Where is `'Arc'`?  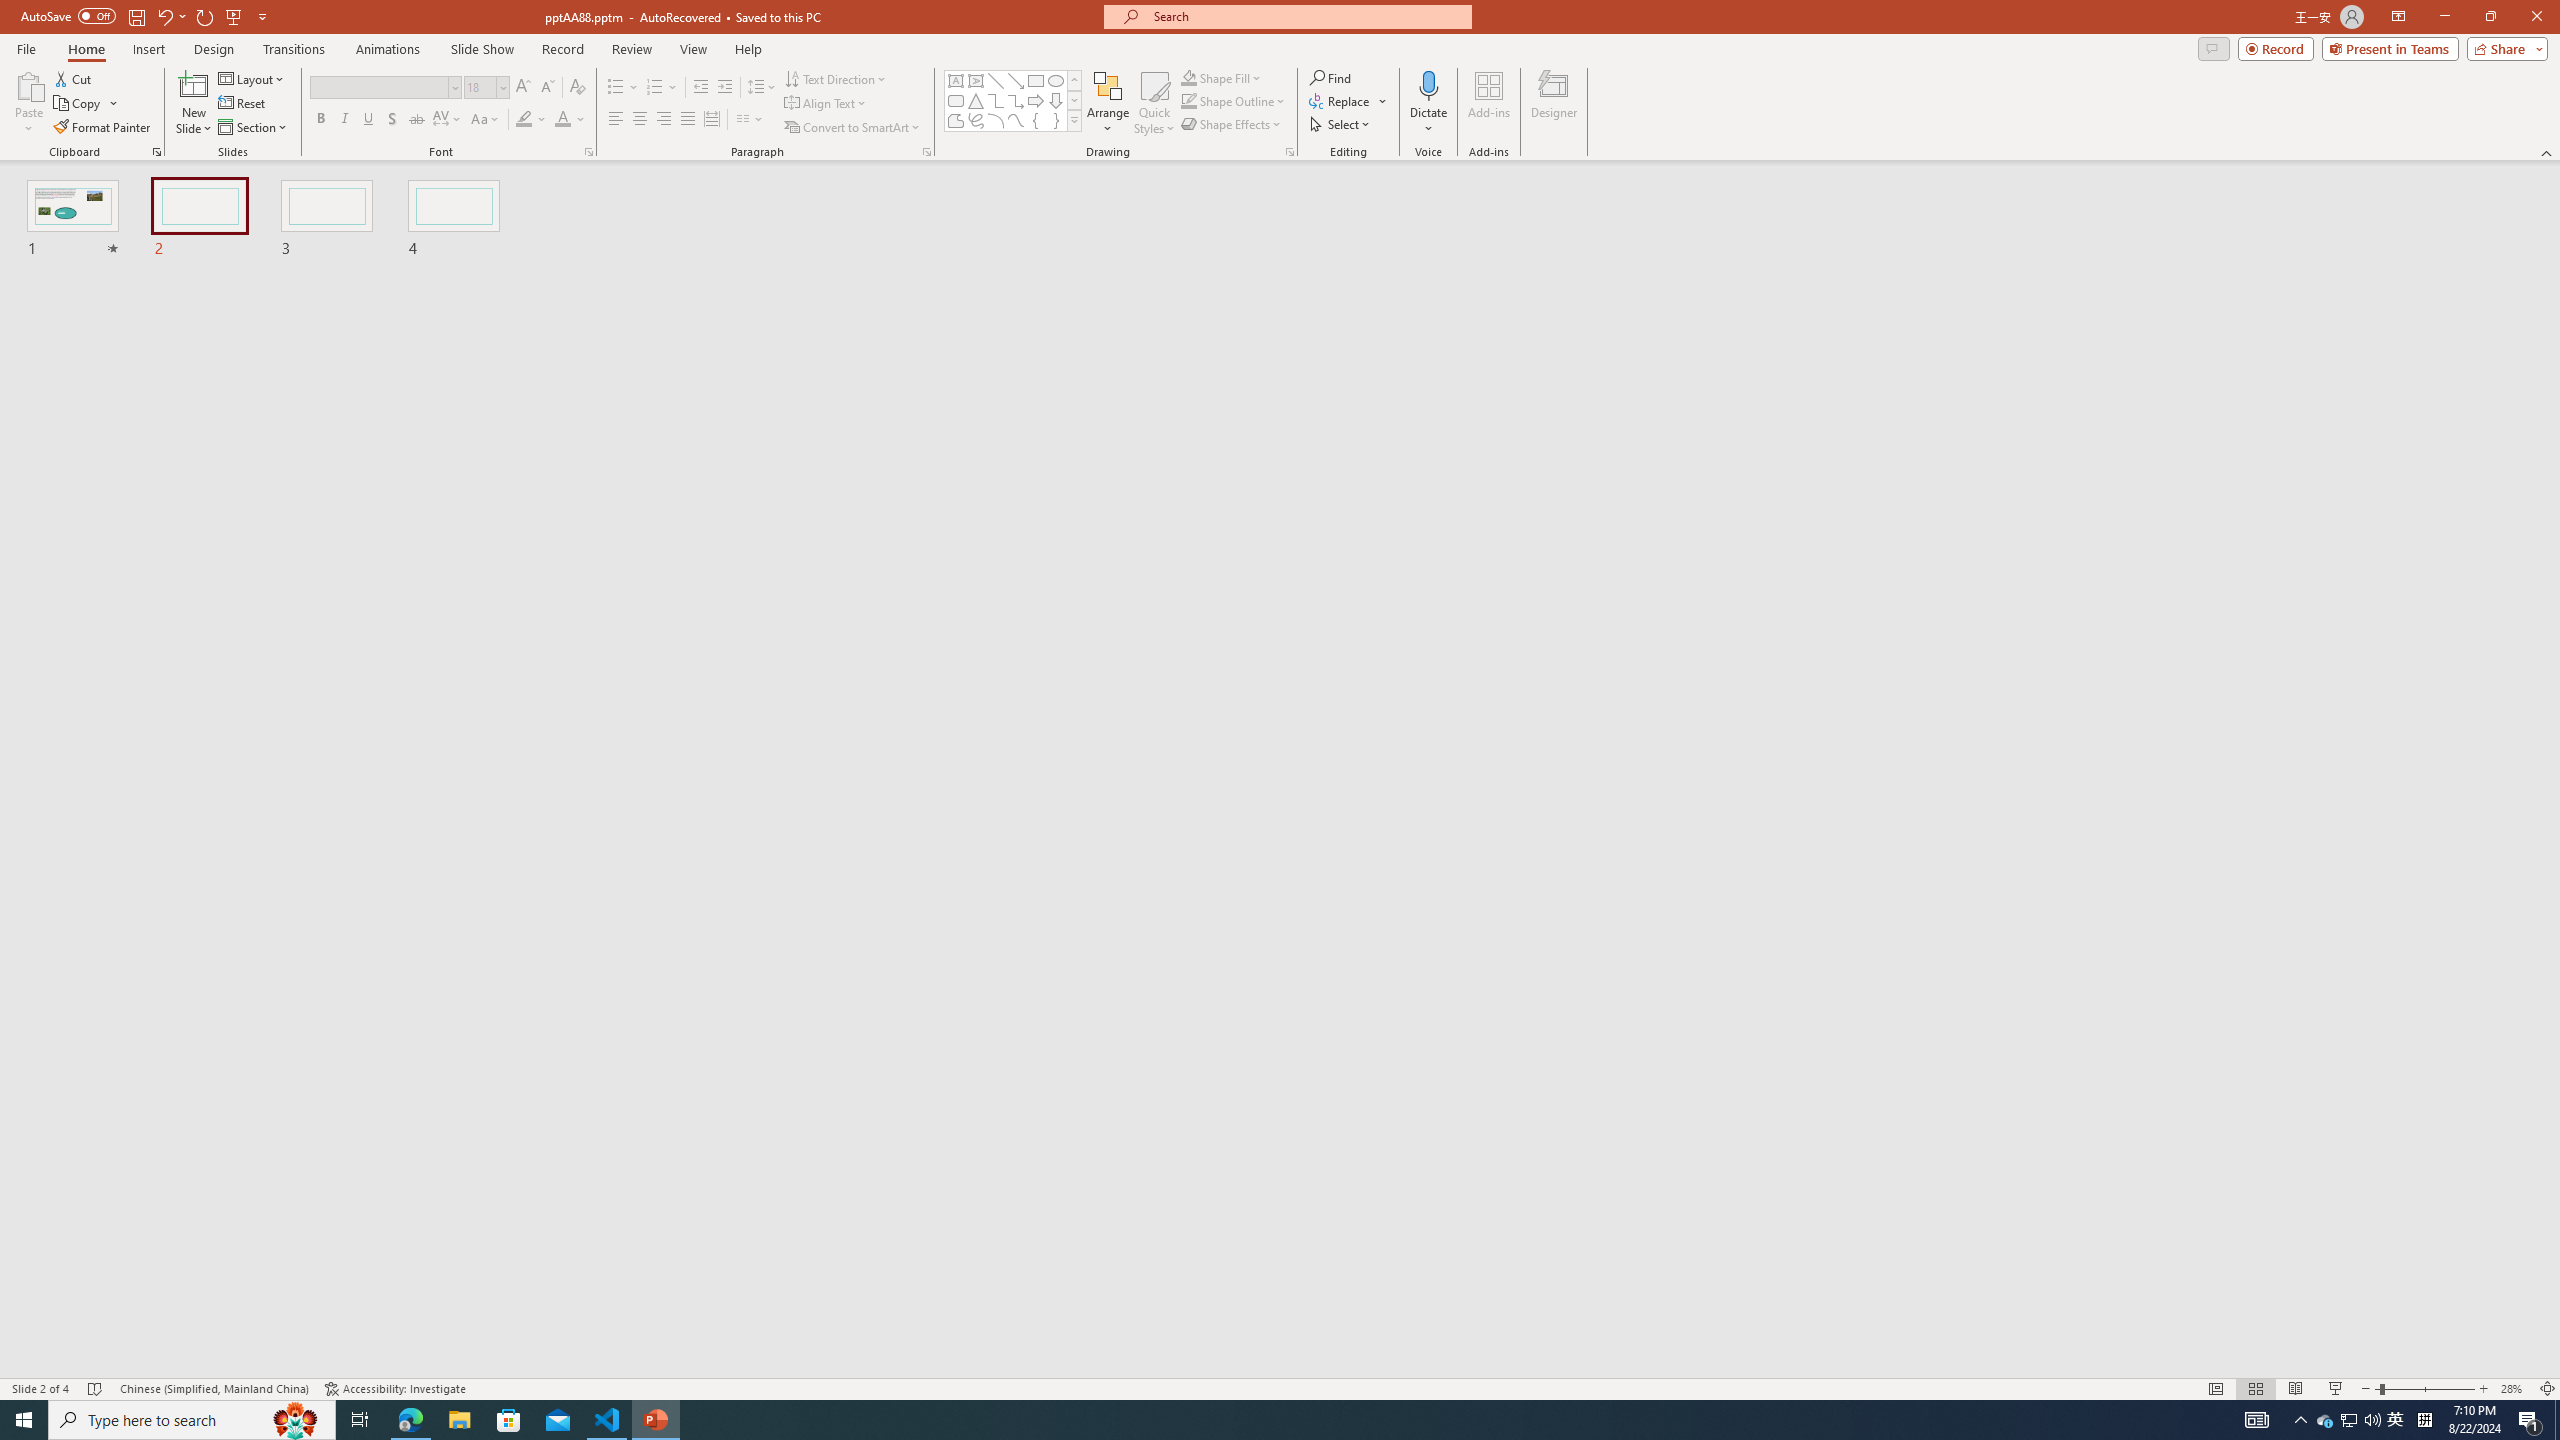
'Arc' is located at coordinates (994, 119).